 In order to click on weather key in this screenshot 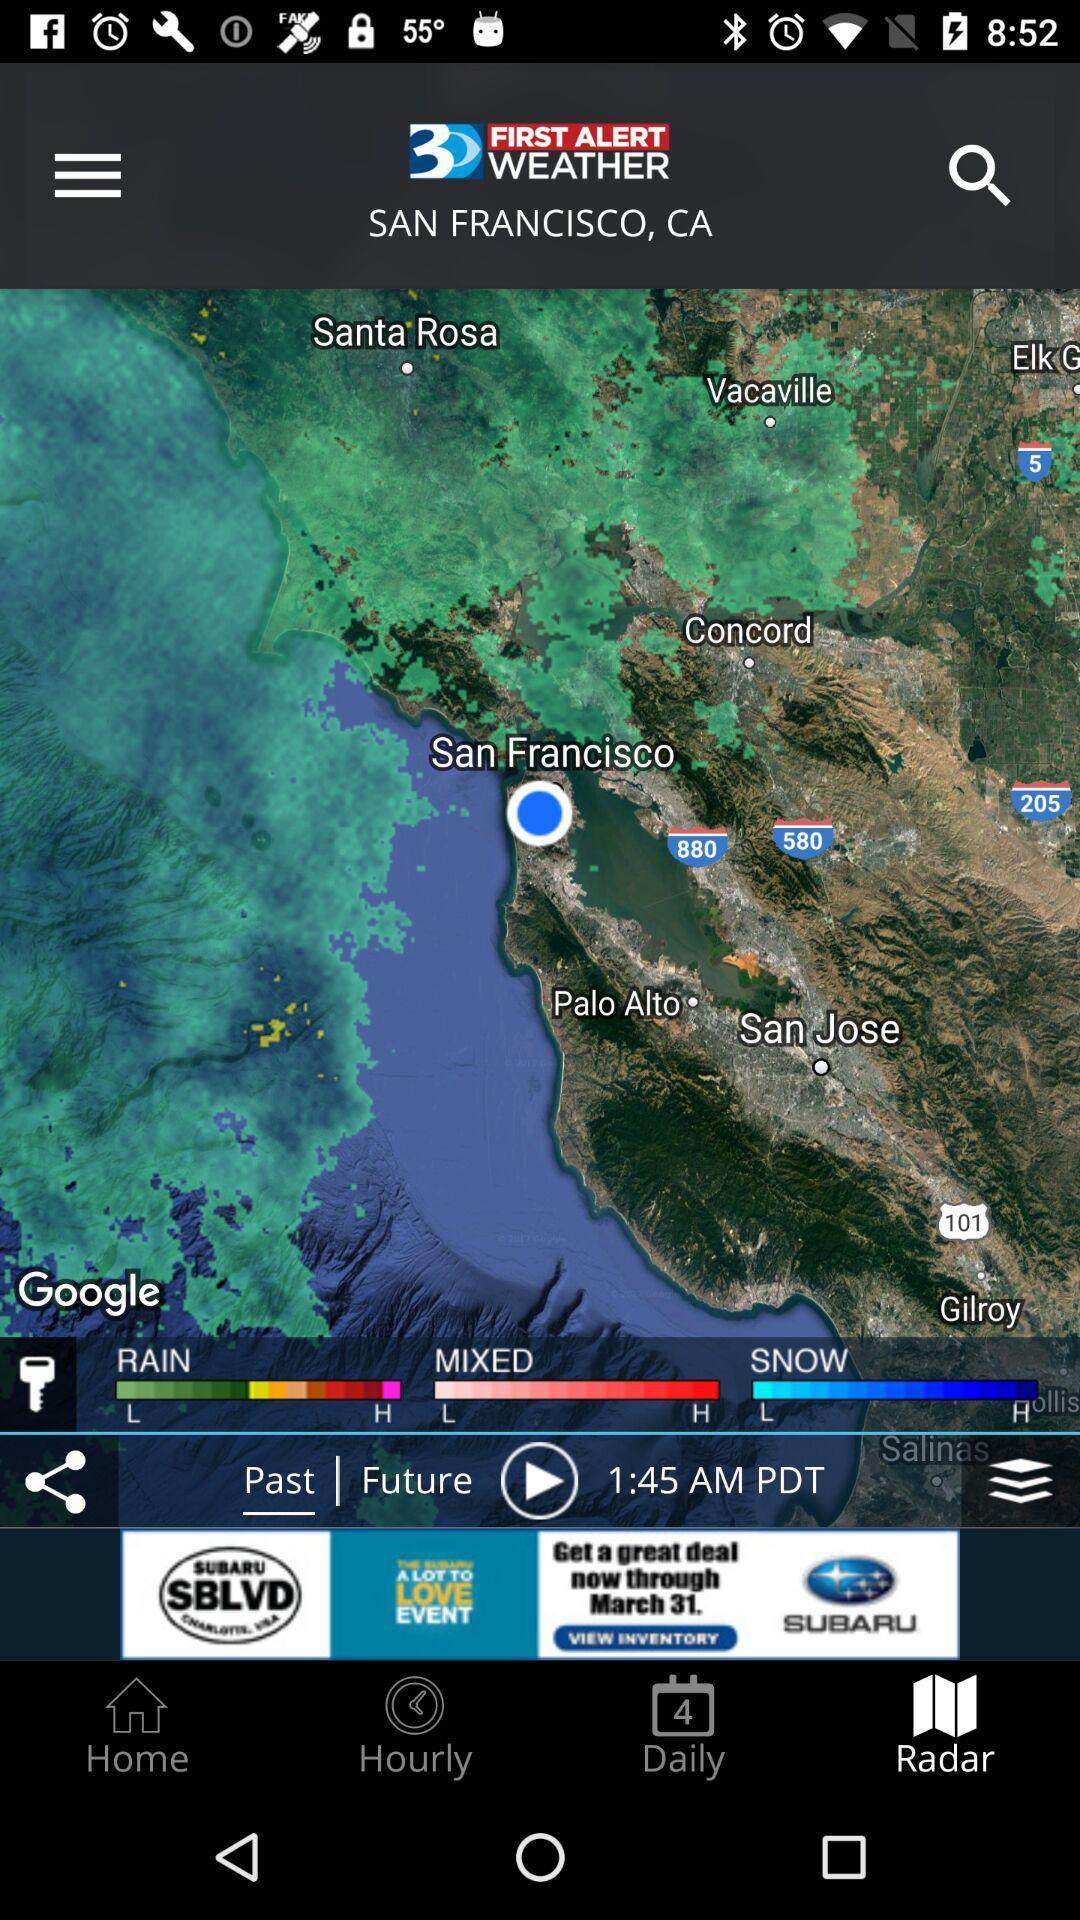, I will do `click(38, 1383)`.